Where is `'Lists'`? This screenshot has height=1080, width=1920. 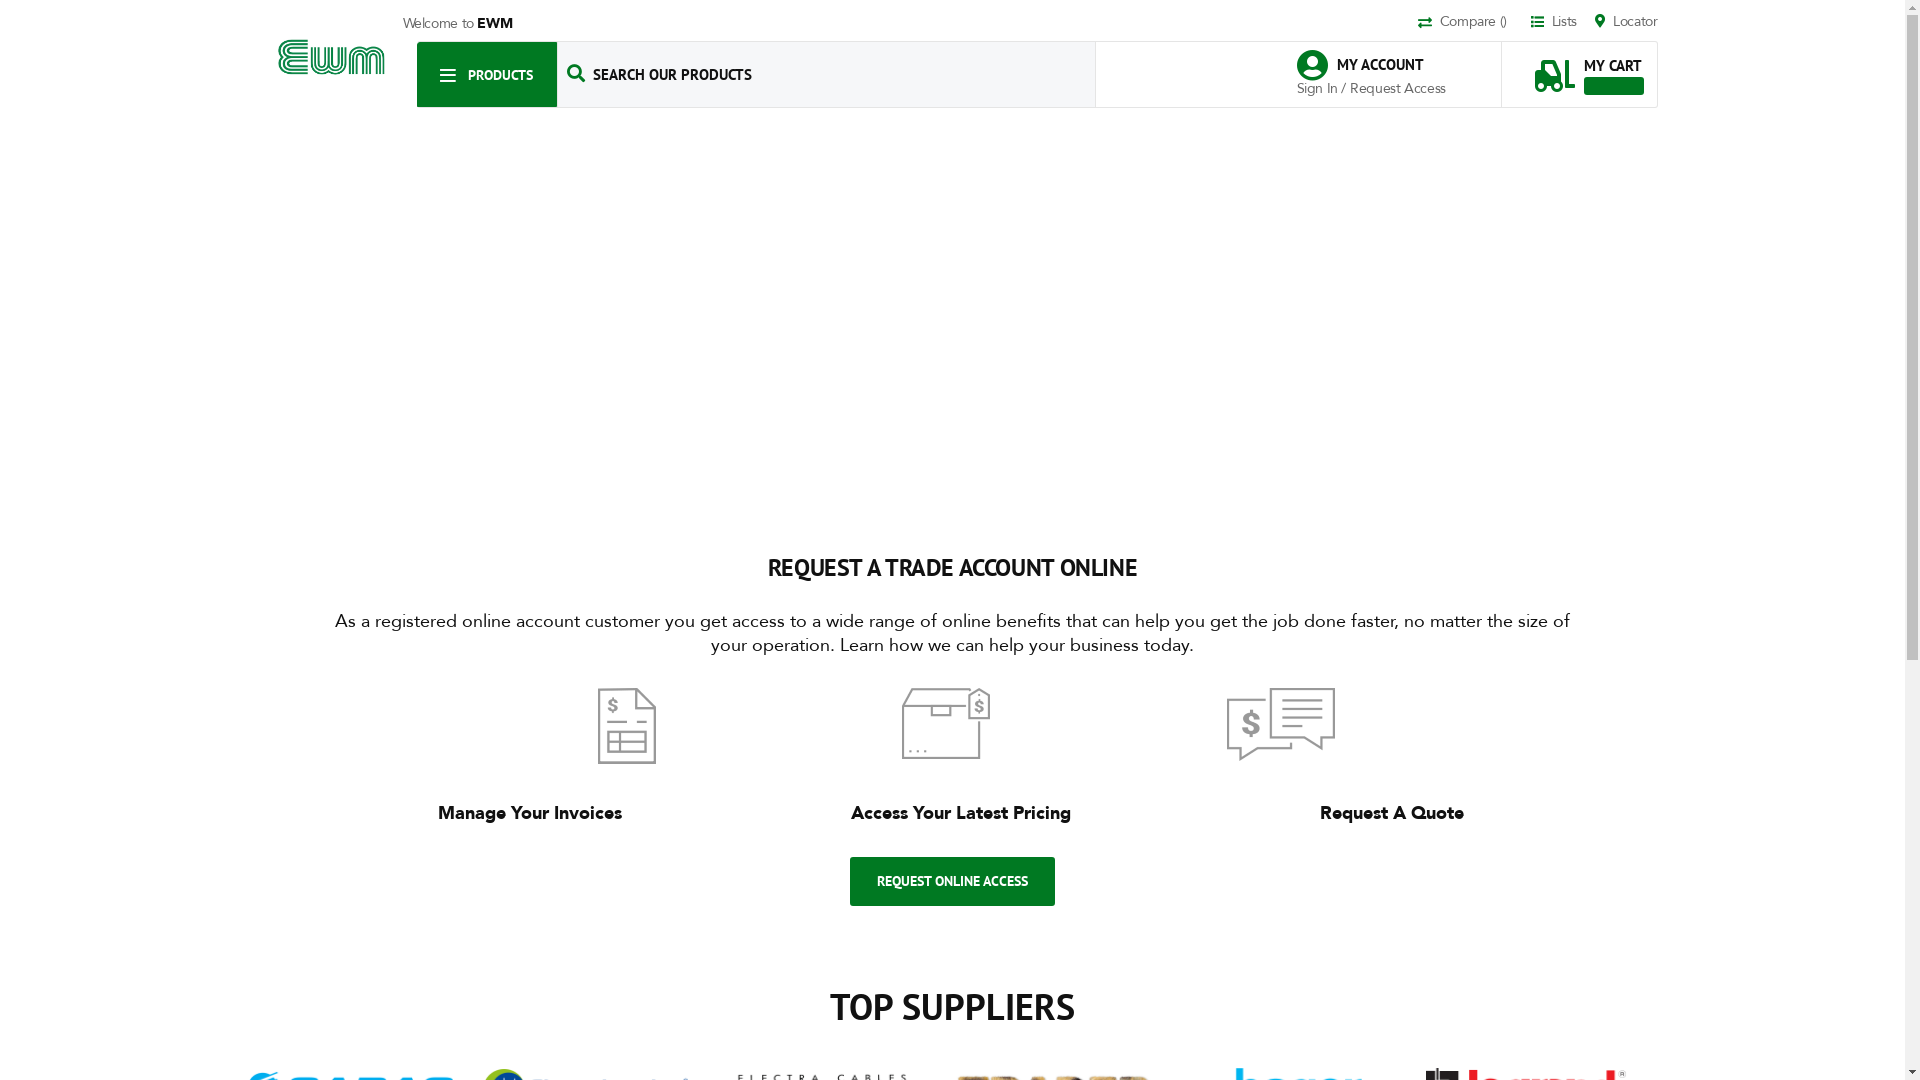 'Lists' is located at coordinates (1530, 22).